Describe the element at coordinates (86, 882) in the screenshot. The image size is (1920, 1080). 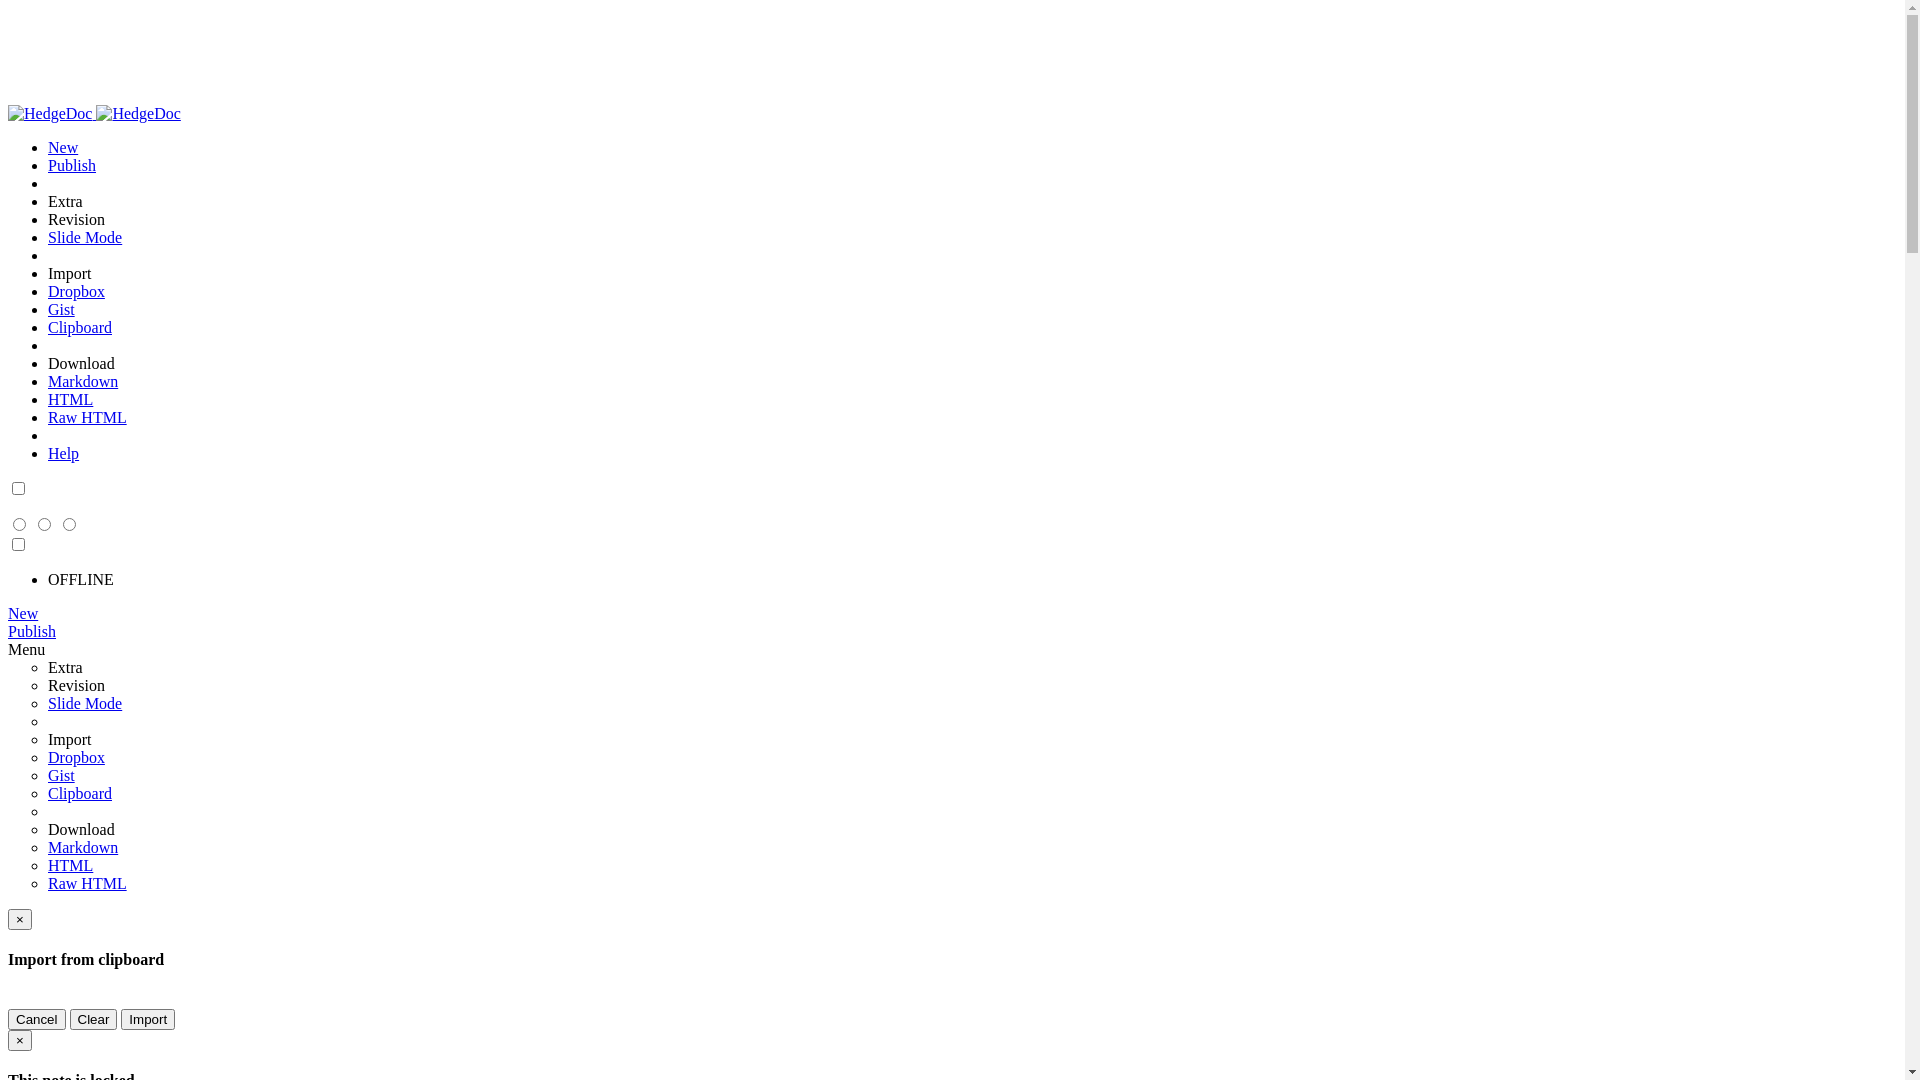
I see `'Raw HTML'` at that location.